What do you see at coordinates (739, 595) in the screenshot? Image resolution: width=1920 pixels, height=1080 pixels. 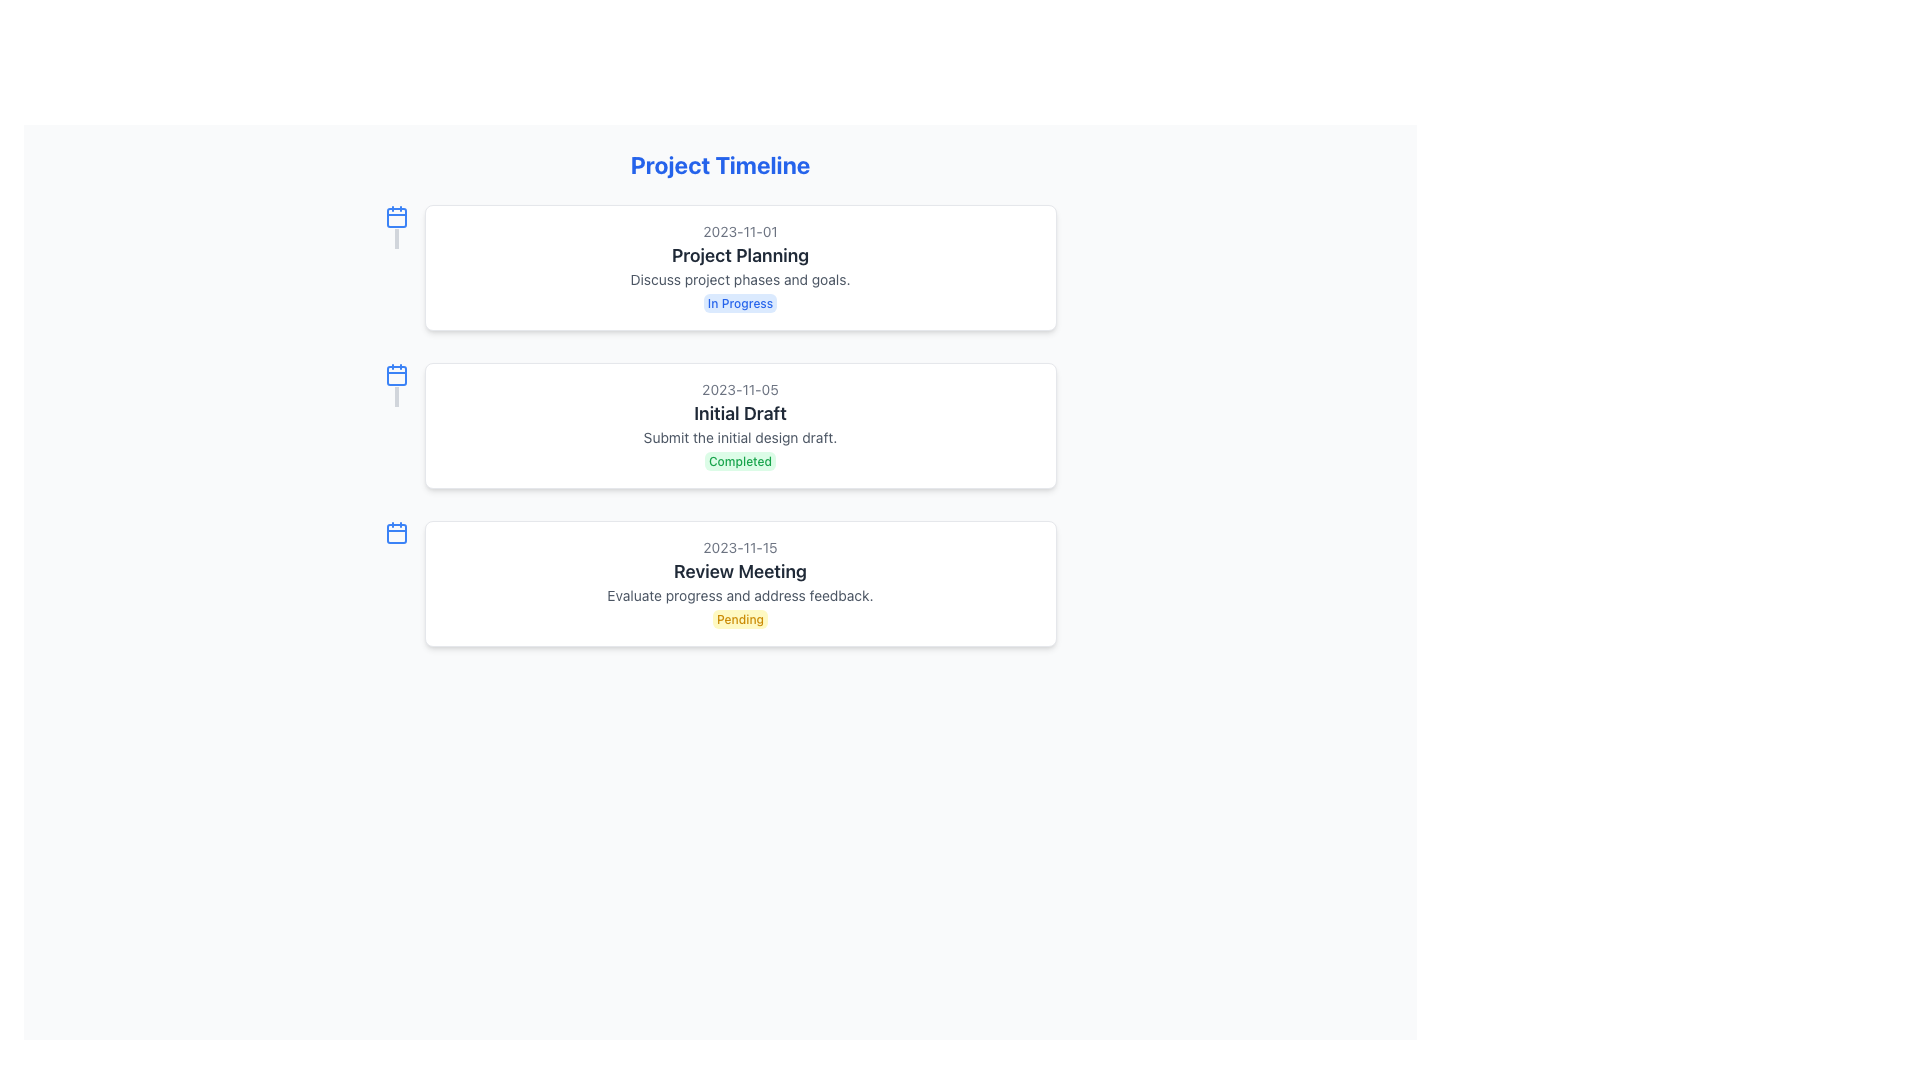 I see `the small gray text that reads 'Evaluate progress and address feedback.' located in the lower section of the 'Review Meeting' card` at bounding box center [739, 595].